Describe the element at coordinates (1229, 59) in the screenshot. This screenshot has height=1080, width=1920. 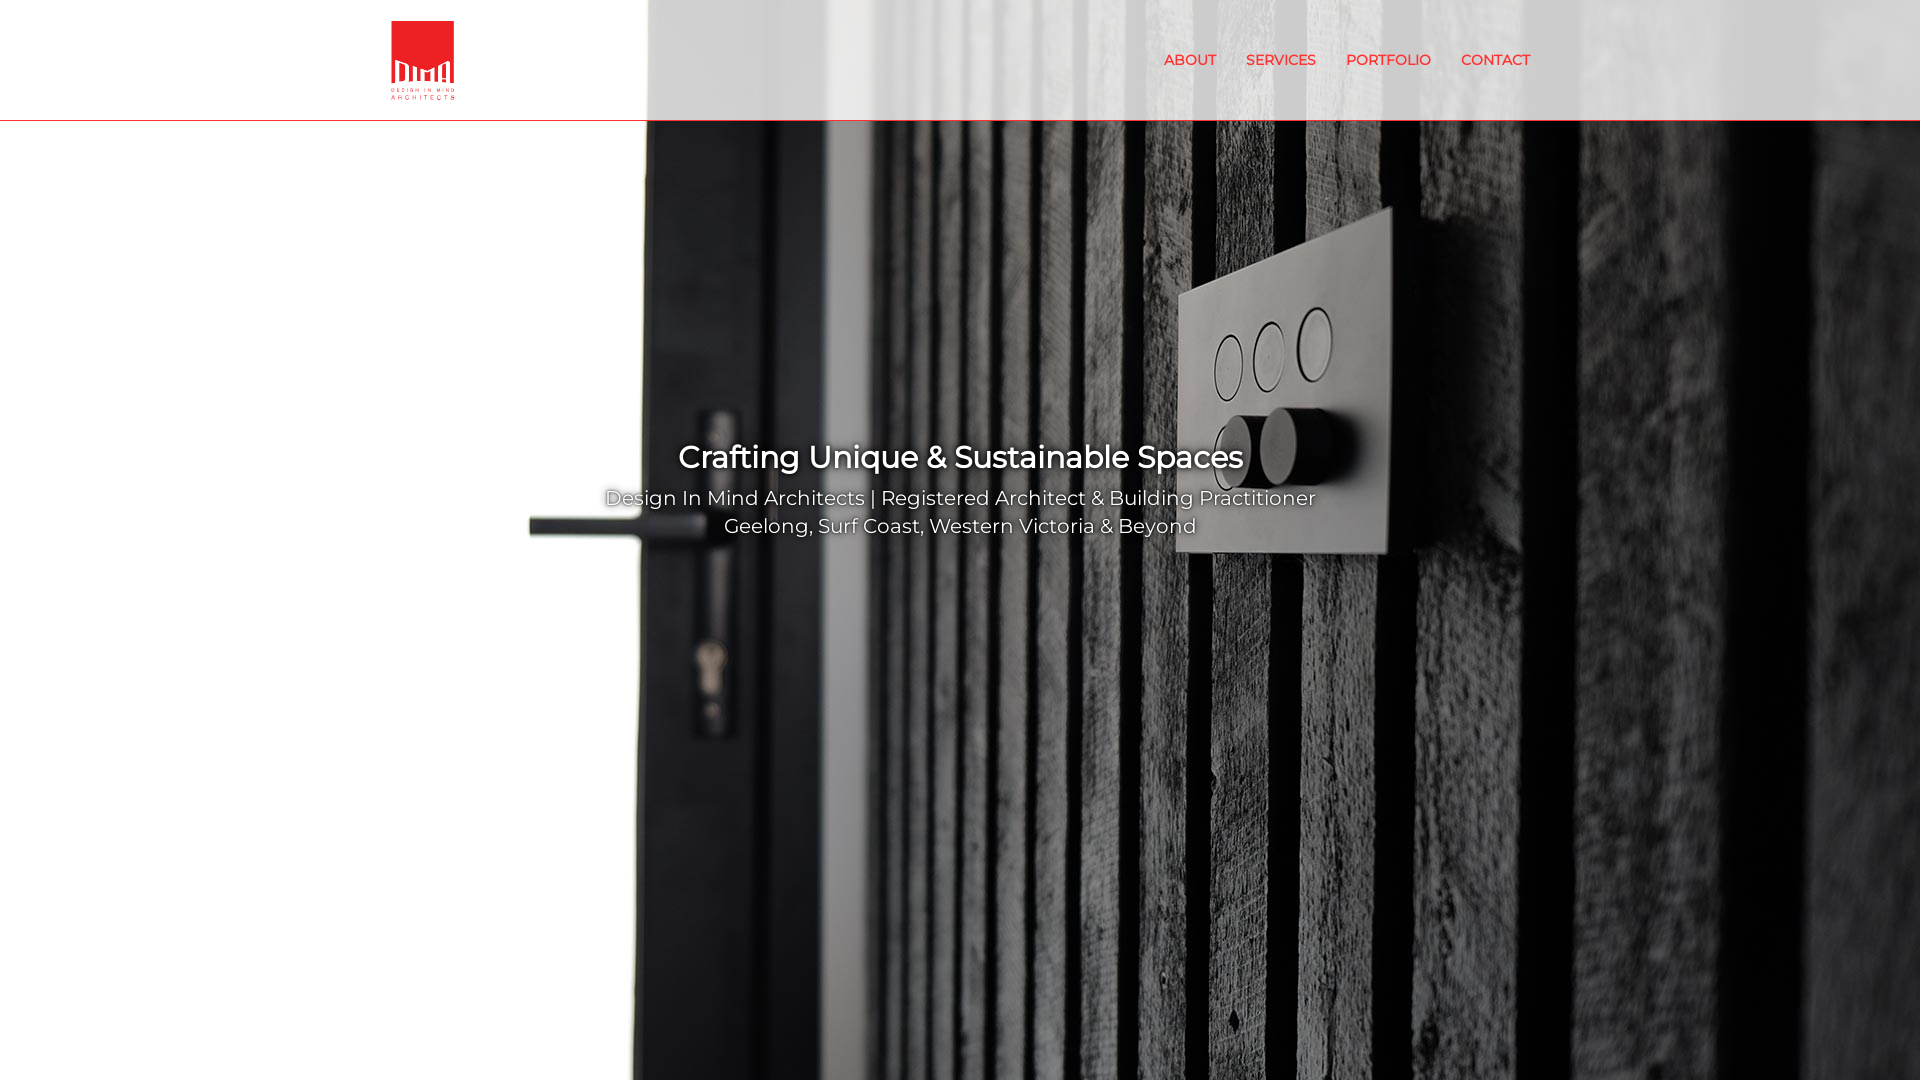
I see `'SERVICES'` at that location.